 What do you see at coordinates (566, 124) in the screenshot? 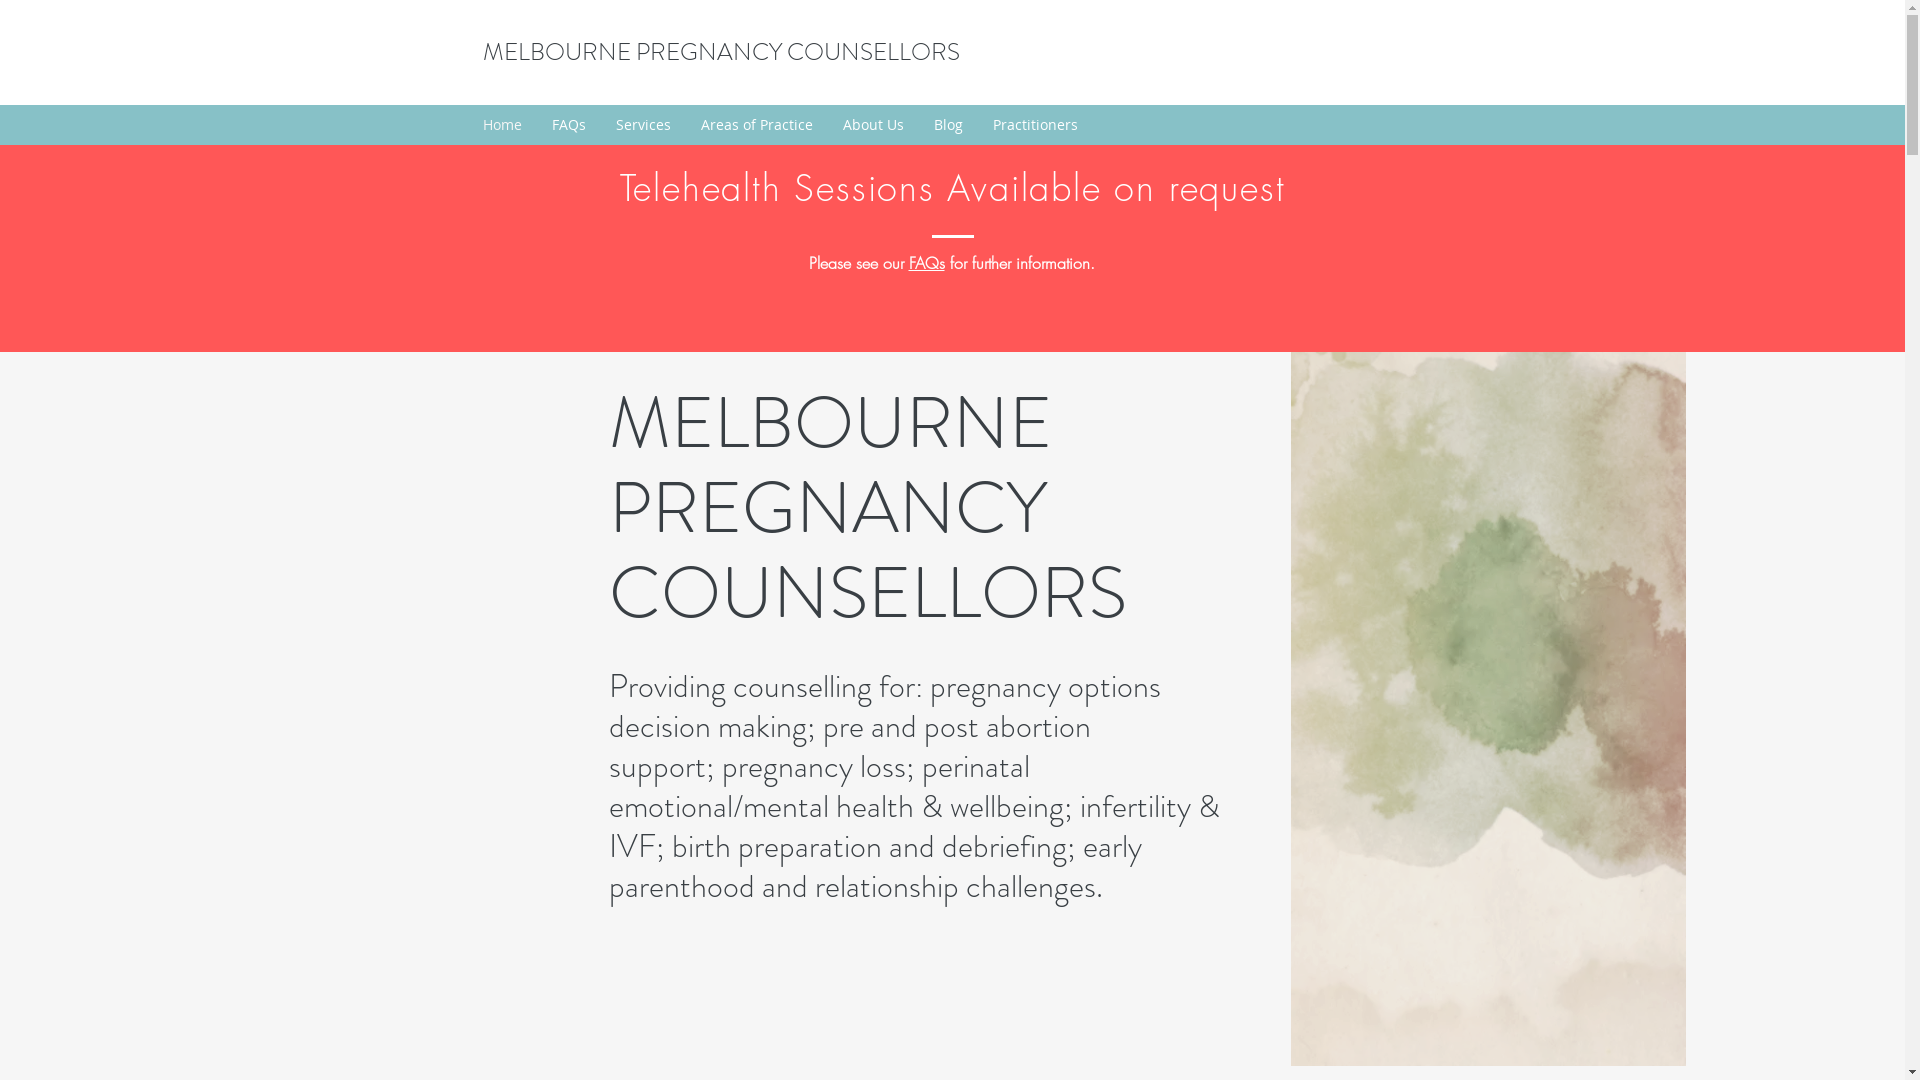
I see `'FAQs'` at bounding box center [566, 124].